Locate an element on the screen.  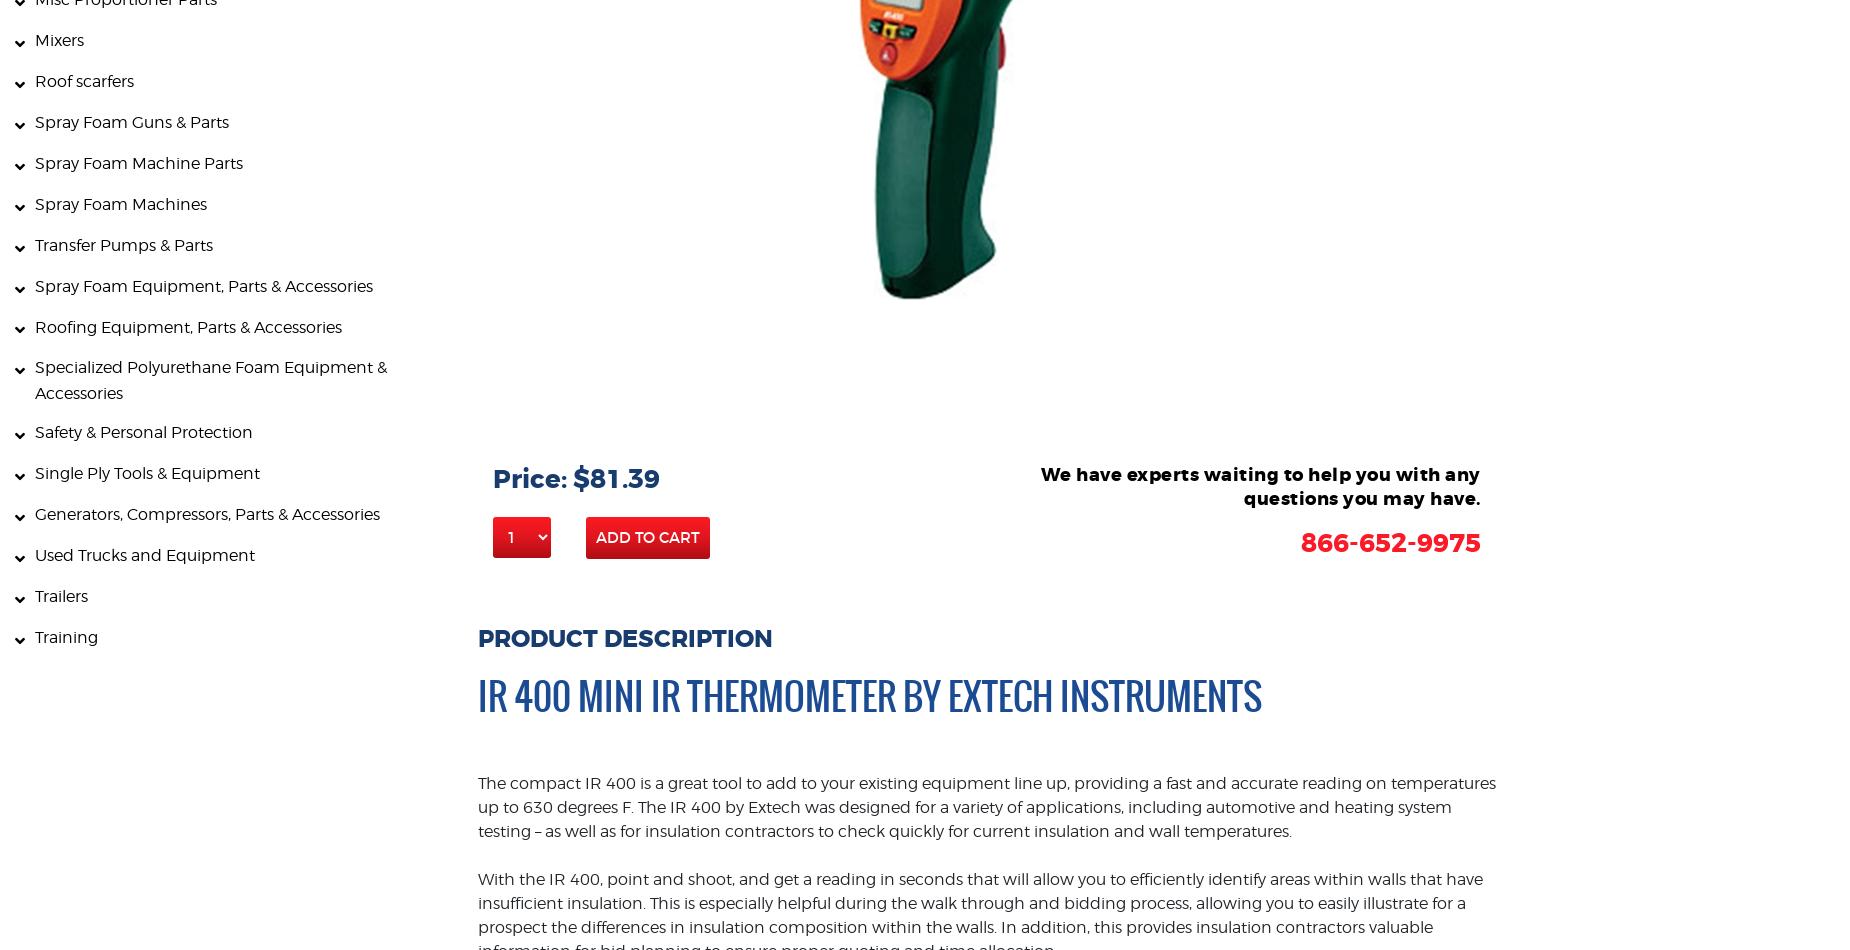
'Safety & Personal Protection' is located at coordinates (142, 431).